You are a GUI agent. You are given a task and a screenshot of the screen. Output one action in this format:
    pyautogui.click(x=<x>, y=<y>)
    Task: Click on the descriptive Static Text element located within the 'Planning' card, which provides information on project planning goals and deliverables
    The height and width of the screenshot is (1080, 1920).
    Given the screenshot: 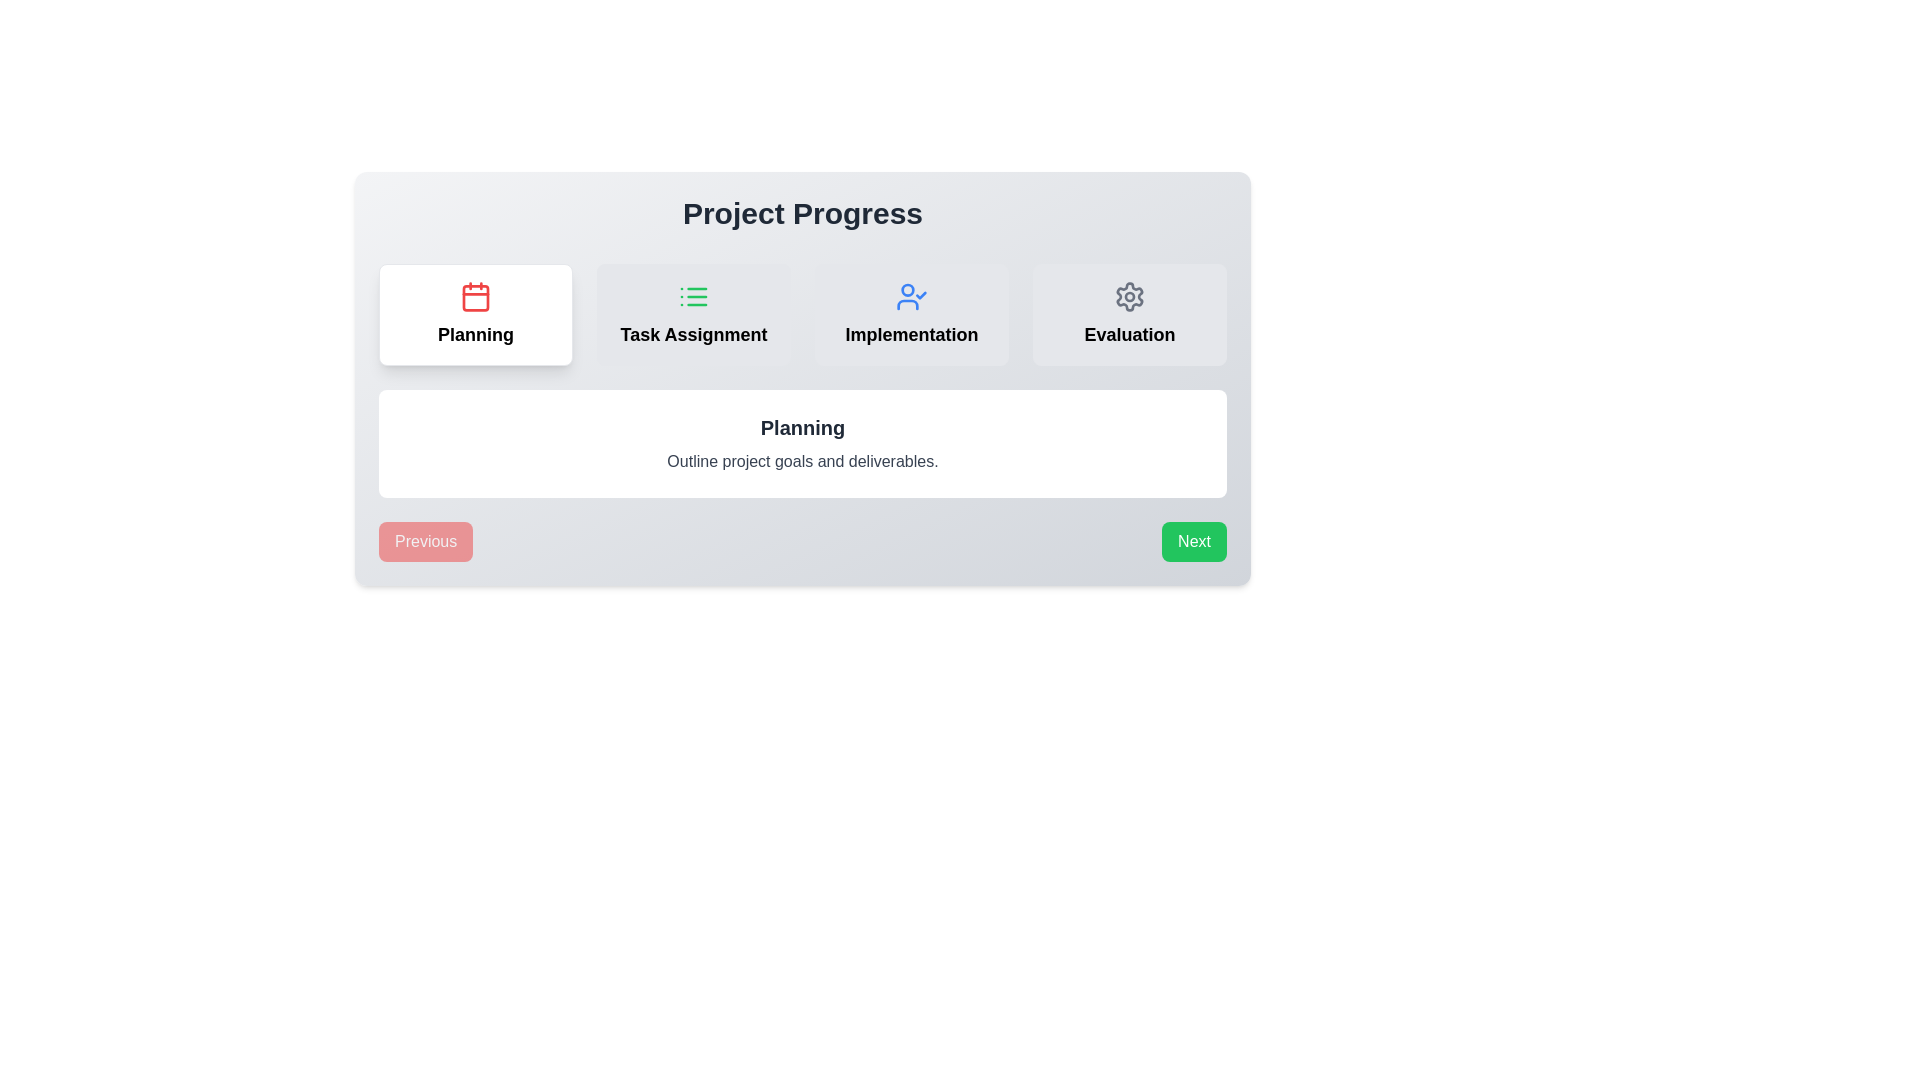 What is the action you would take?
    pyautogui.click(x=802, y=462)
    